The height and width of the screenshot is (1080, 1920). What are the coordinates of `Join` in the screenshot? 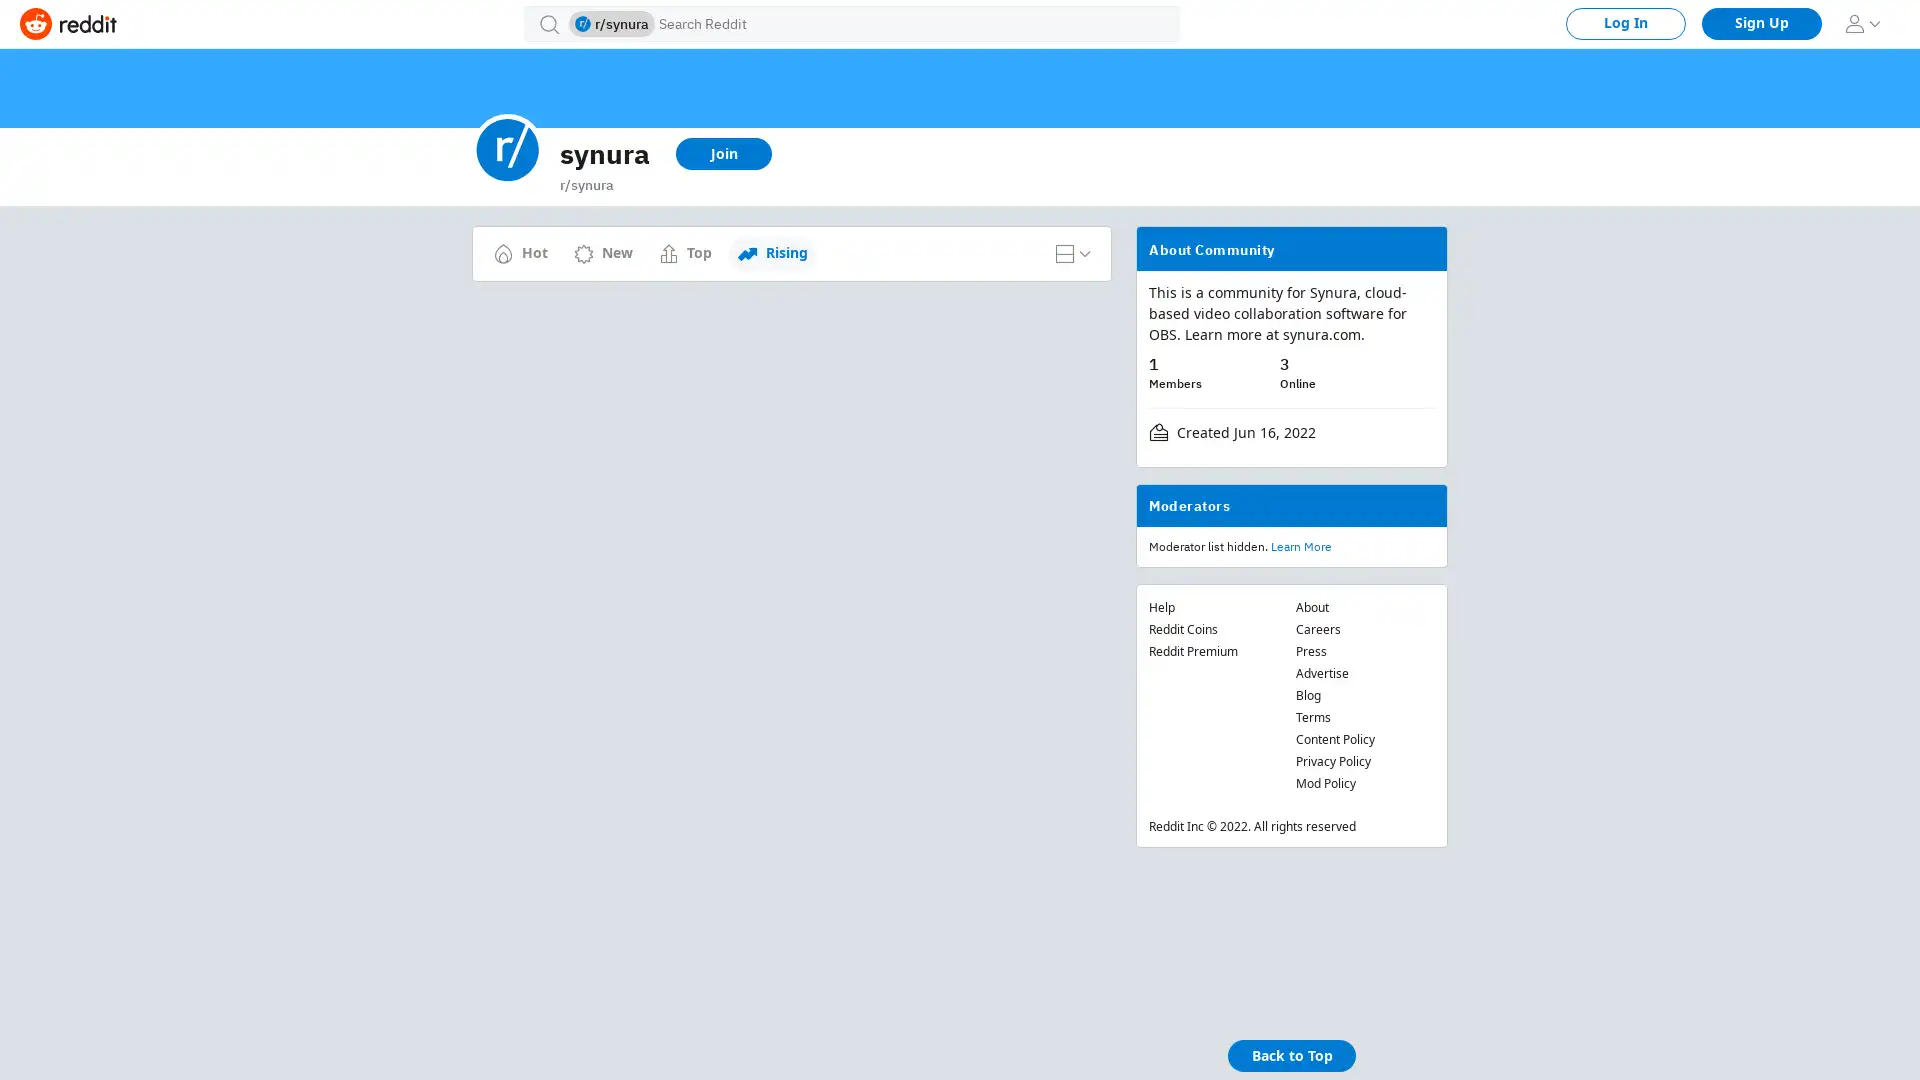 It's located at (723, 153).